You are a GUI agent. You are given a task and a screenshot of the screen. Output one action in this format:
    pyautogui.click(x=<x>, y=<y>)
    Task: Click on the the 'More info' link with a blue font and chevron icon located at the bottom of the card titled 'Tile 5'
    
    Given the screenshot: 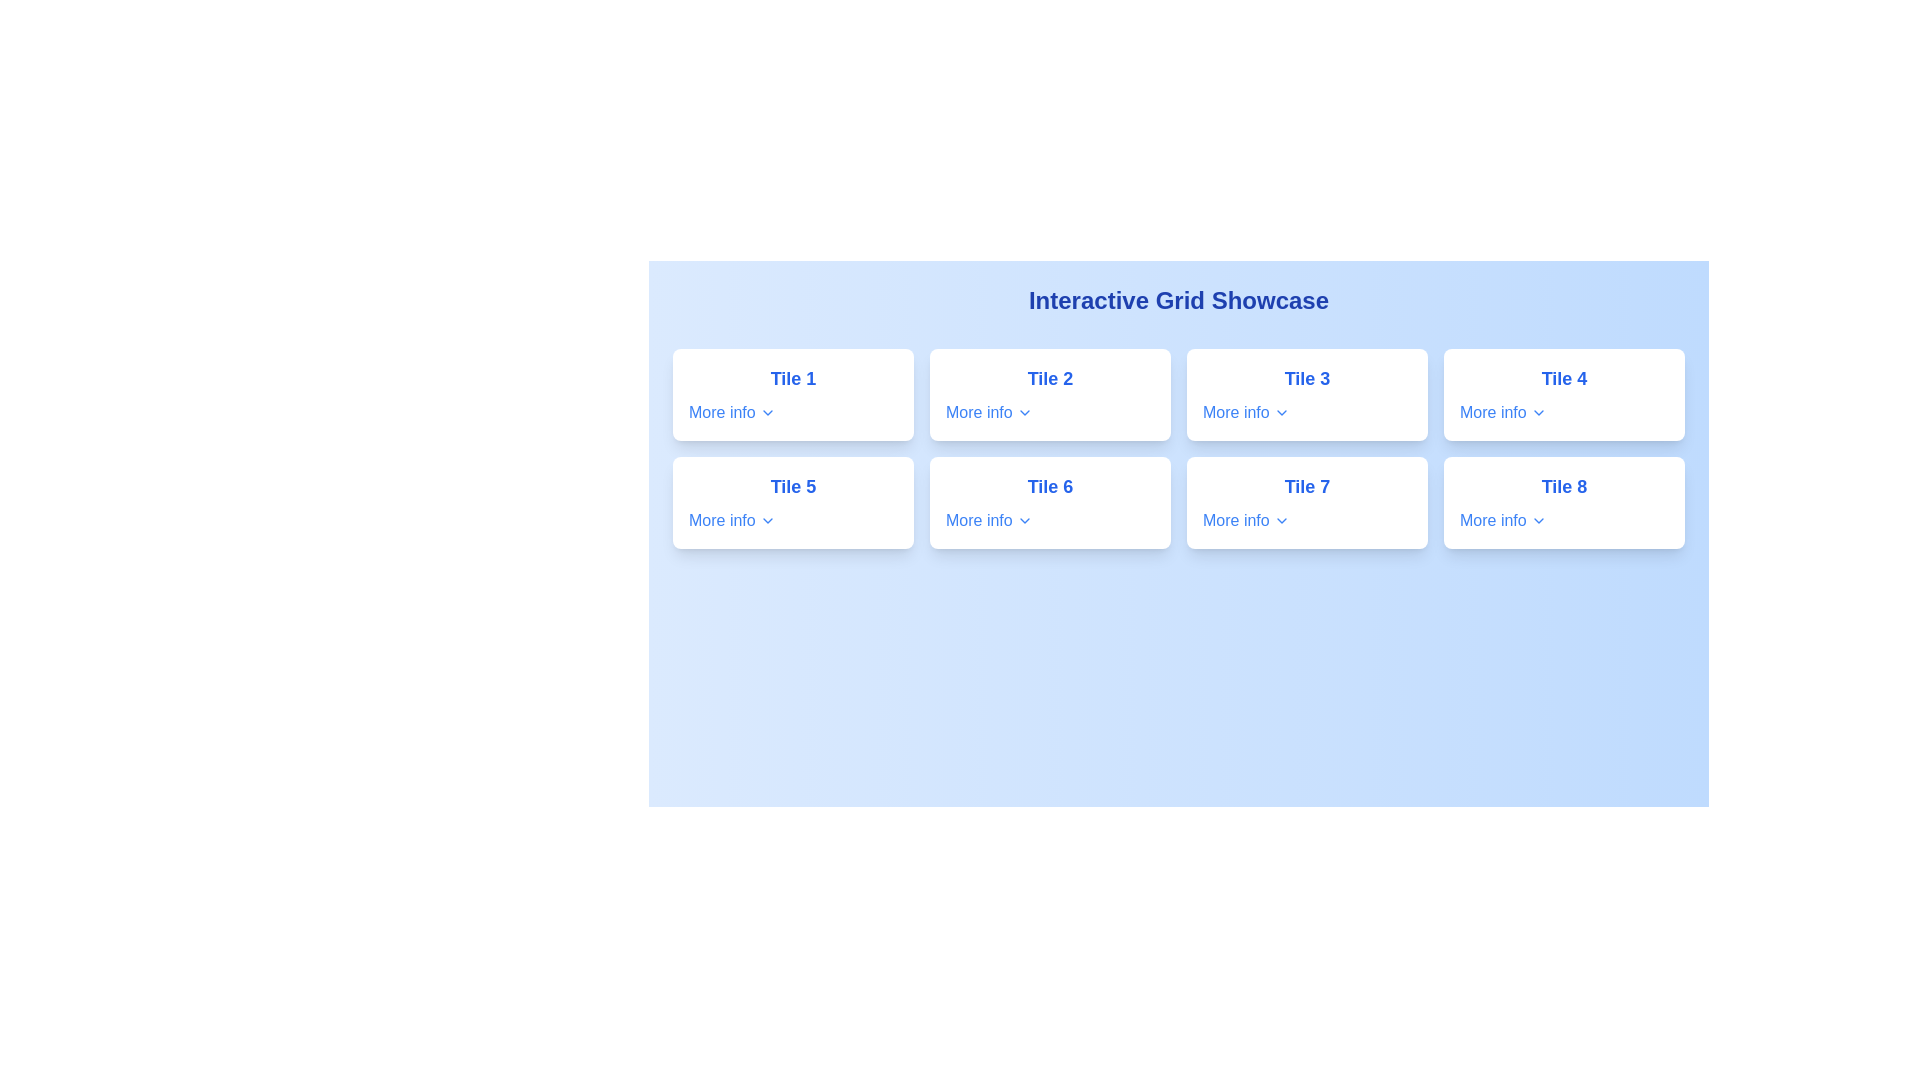 What is the action you would take?
    pyautogui.click(x=731, y=519)
    